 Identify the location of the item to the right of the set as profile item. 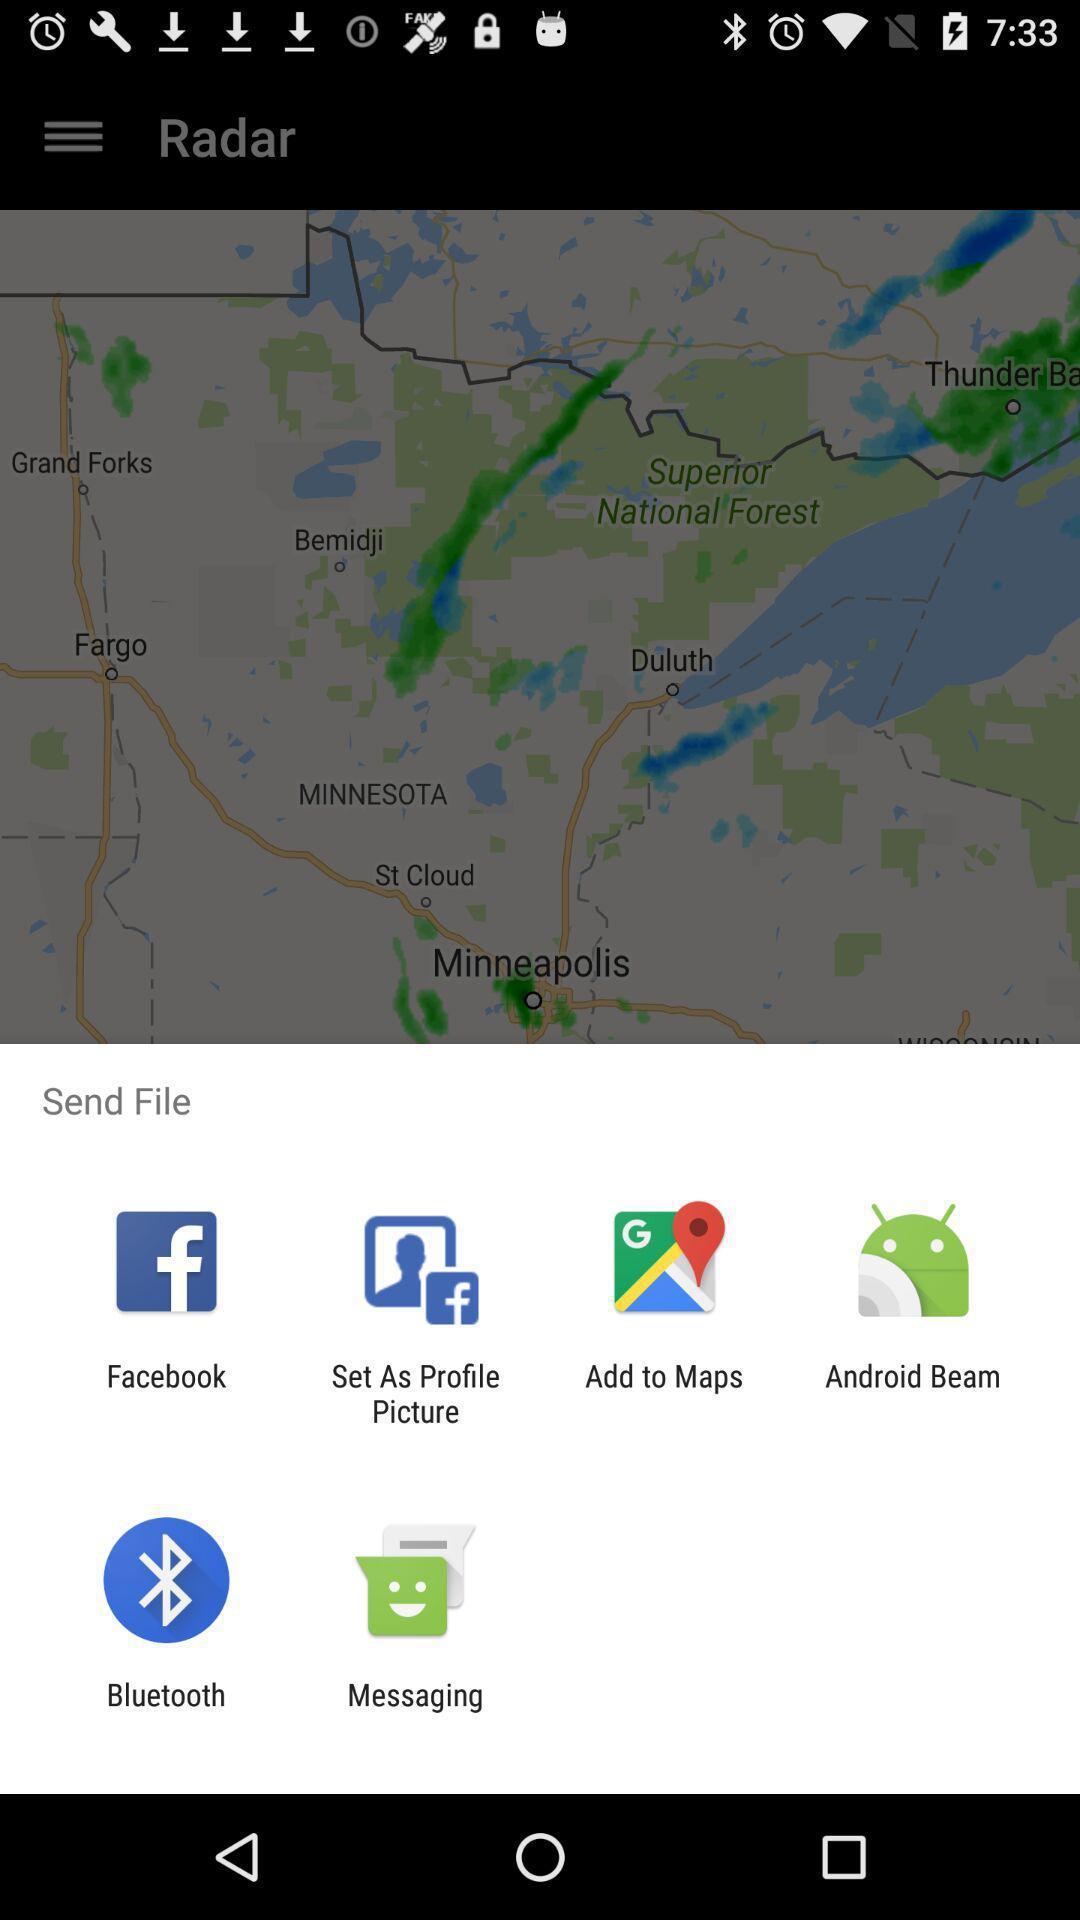
(664, 1392).